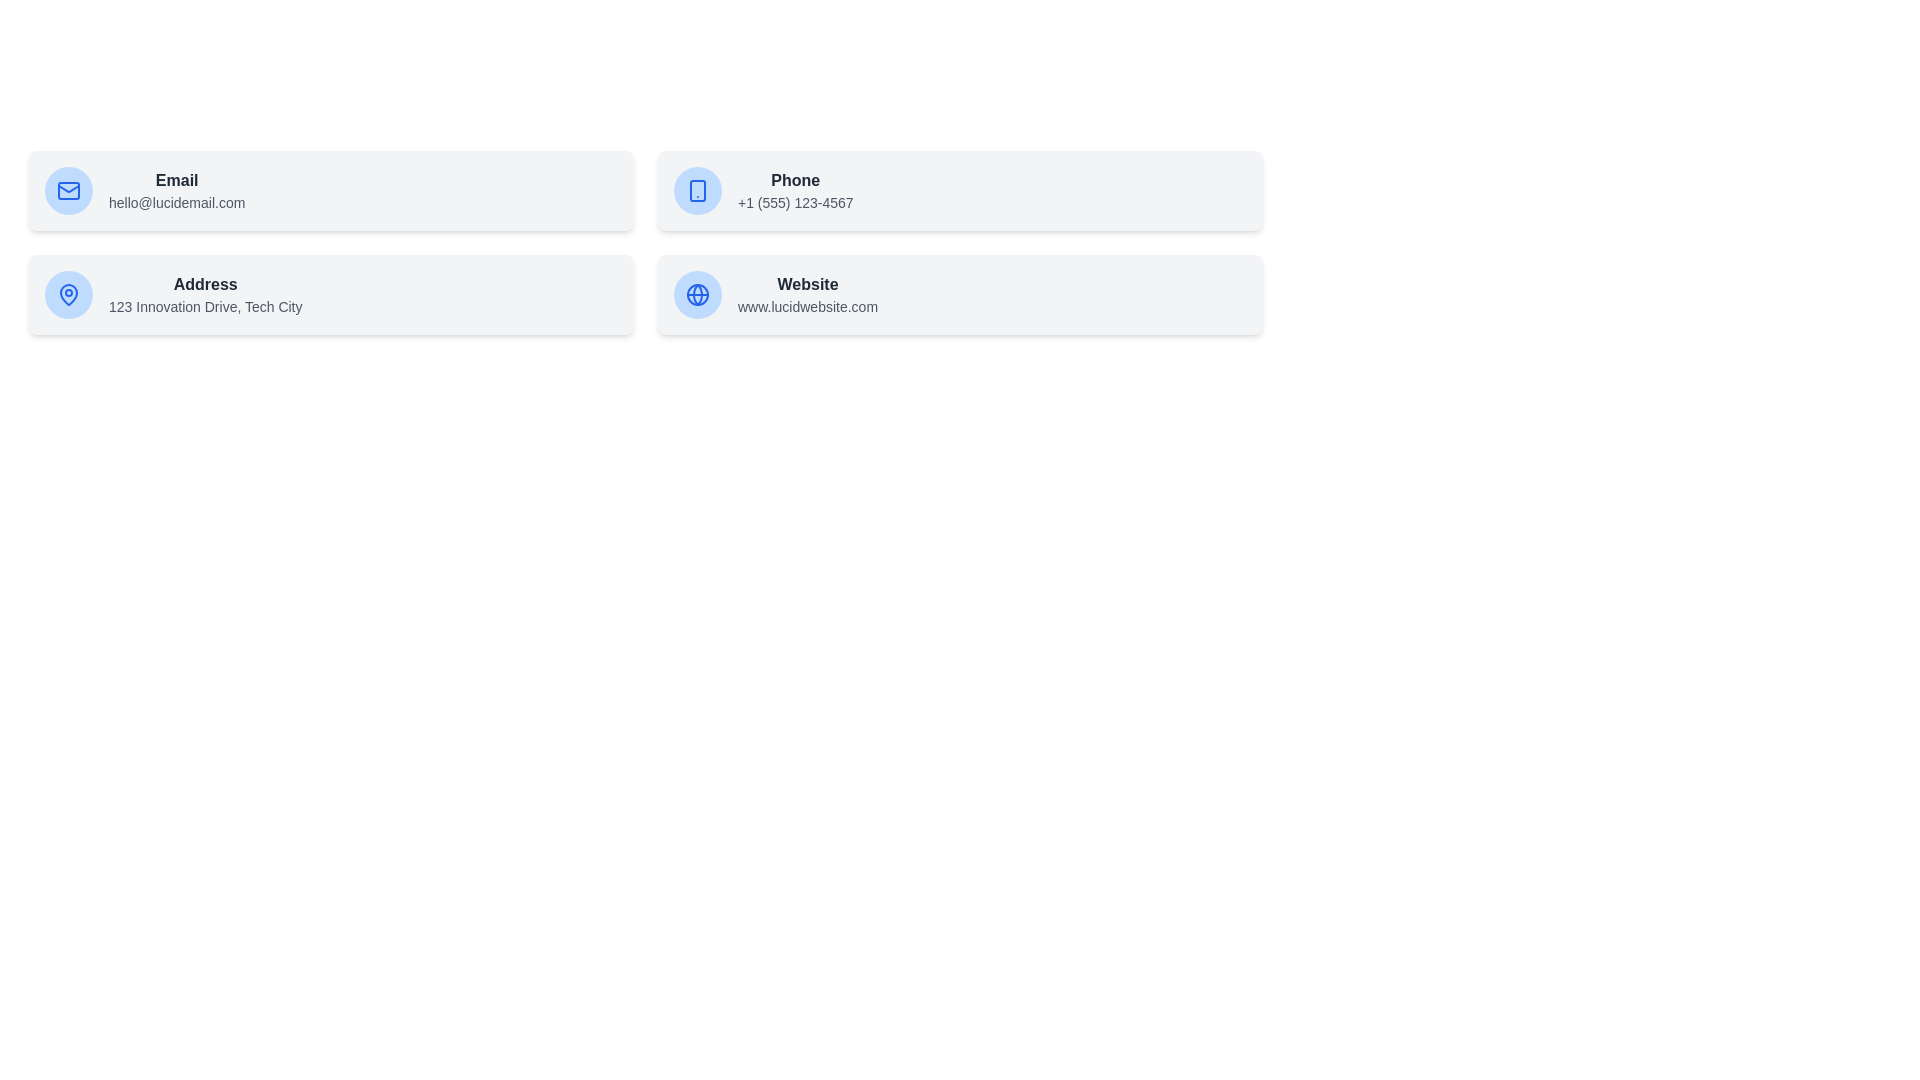  I want to click on the Text label displaying the address '123 Innovation Drive, Tech City', which is styled in a small gray font and positioned below the 'Address' label, so click(205, 307).